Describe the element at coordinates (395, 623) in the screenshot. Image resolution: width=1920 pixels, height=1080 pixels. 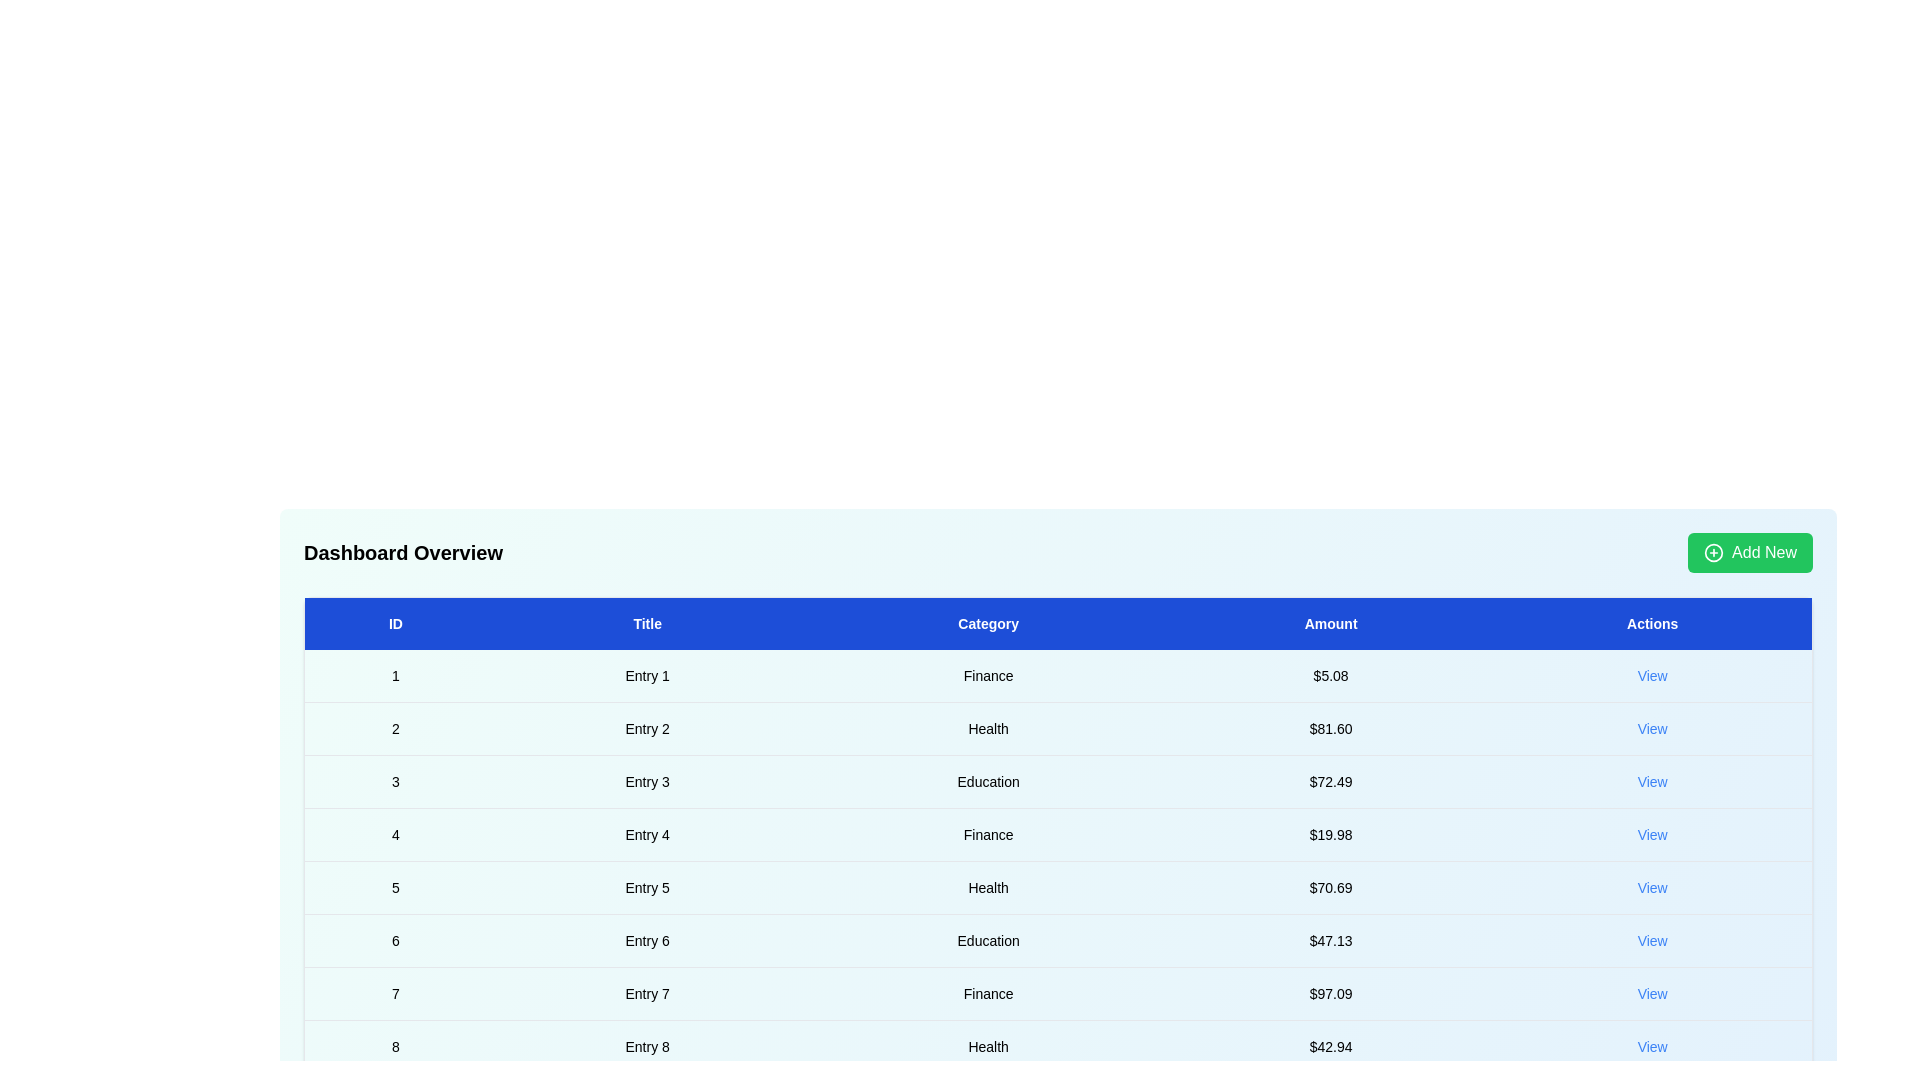
I see `the header ID to sort the table` at that location.